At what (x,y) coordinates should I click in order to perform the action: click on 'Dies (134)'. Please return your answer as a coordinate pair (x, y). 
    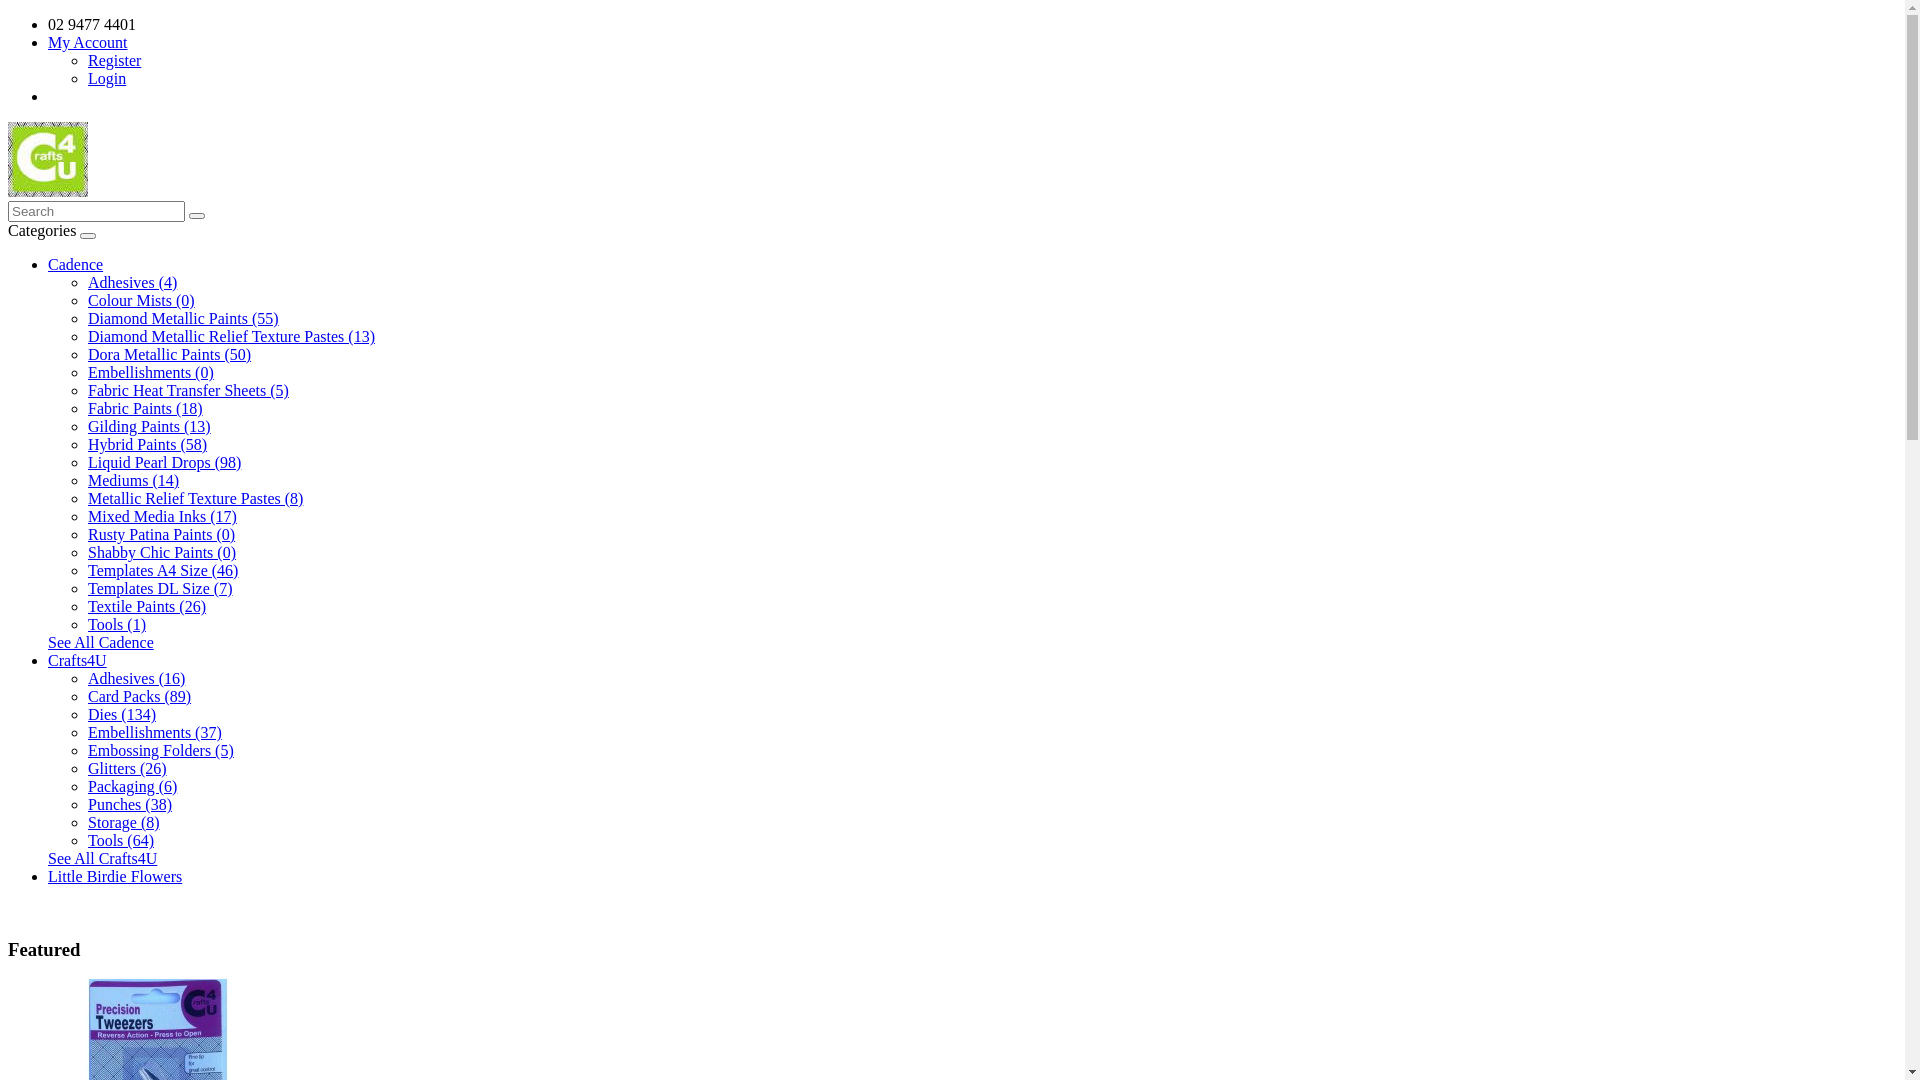
    Looking at the image, I should click on (86, 713).